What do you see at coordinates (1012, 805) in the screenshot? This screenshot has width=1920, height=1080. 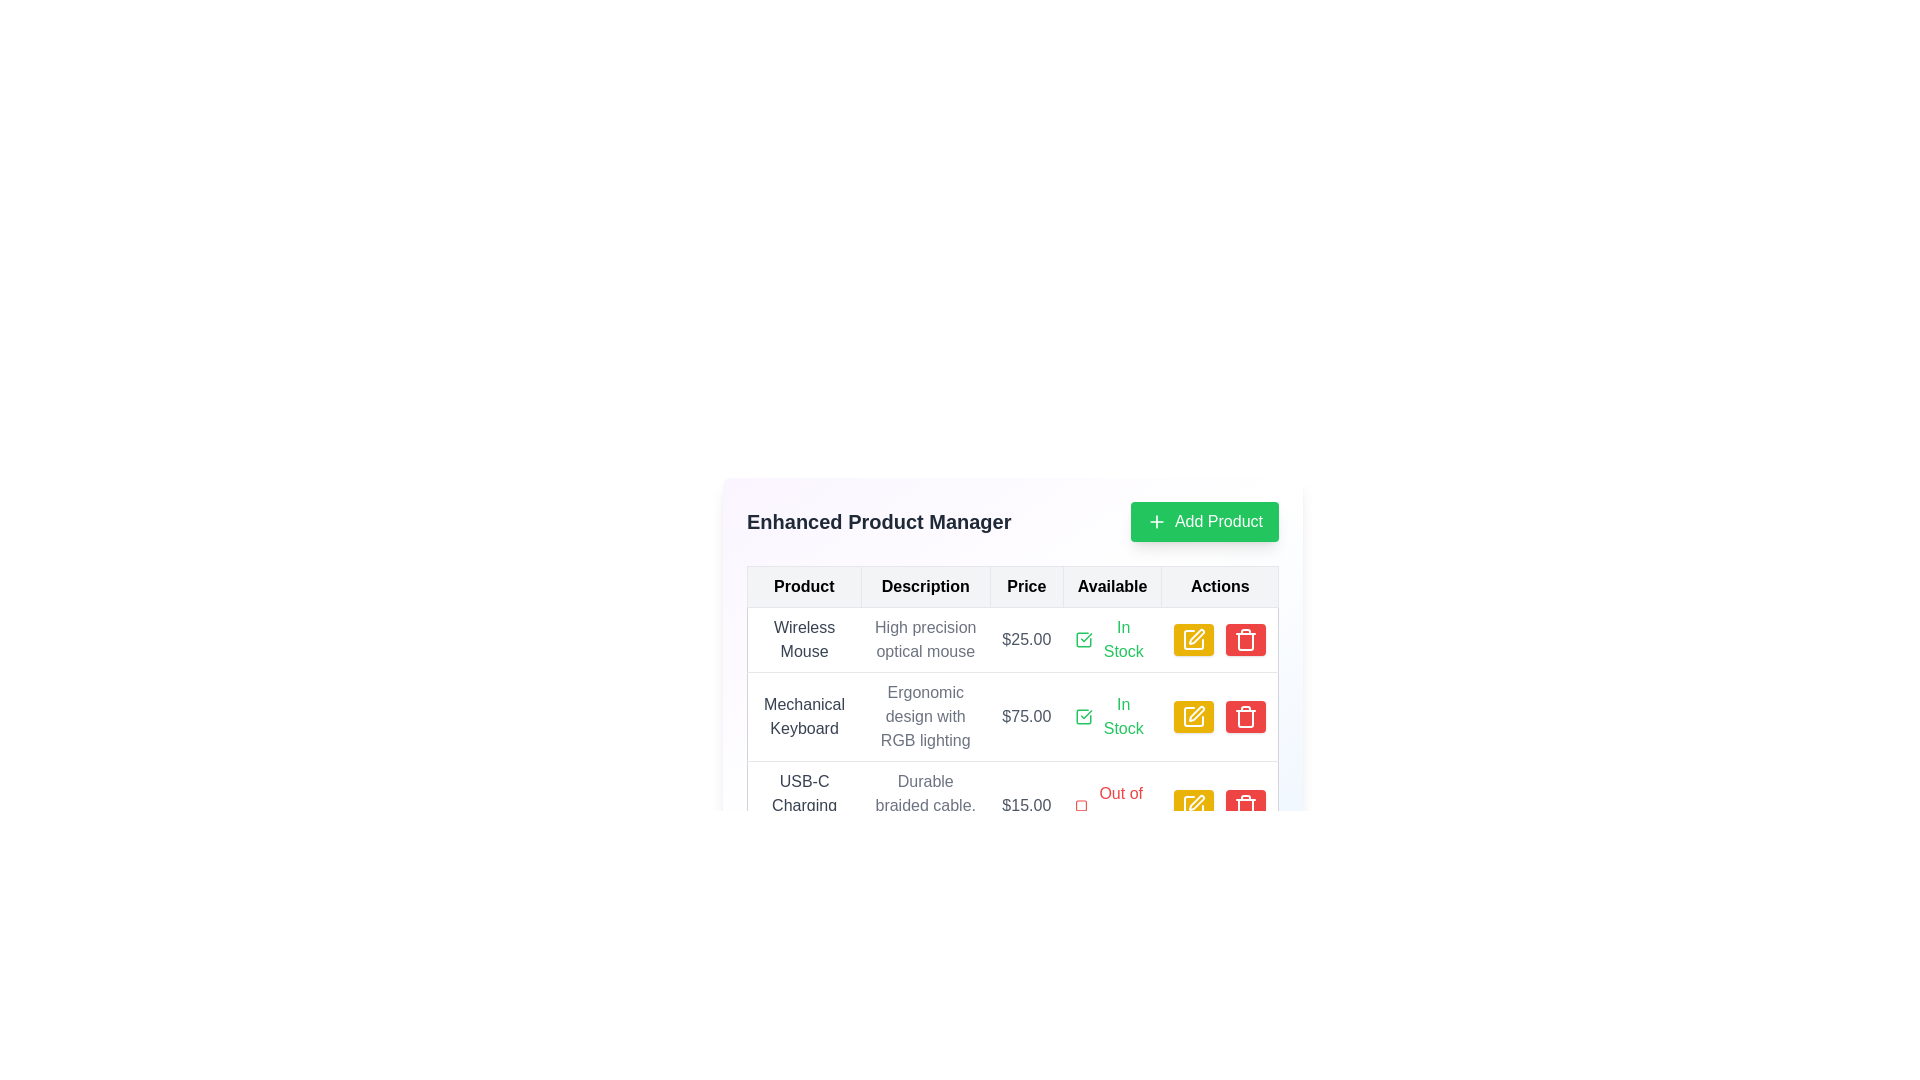 I see `information displayed in the List Item for 'USB-C Charging Cable', which includes its description, price of $15.00, and the 'Out of Stock' status marked in red text` at bounding box center [1012, 805].